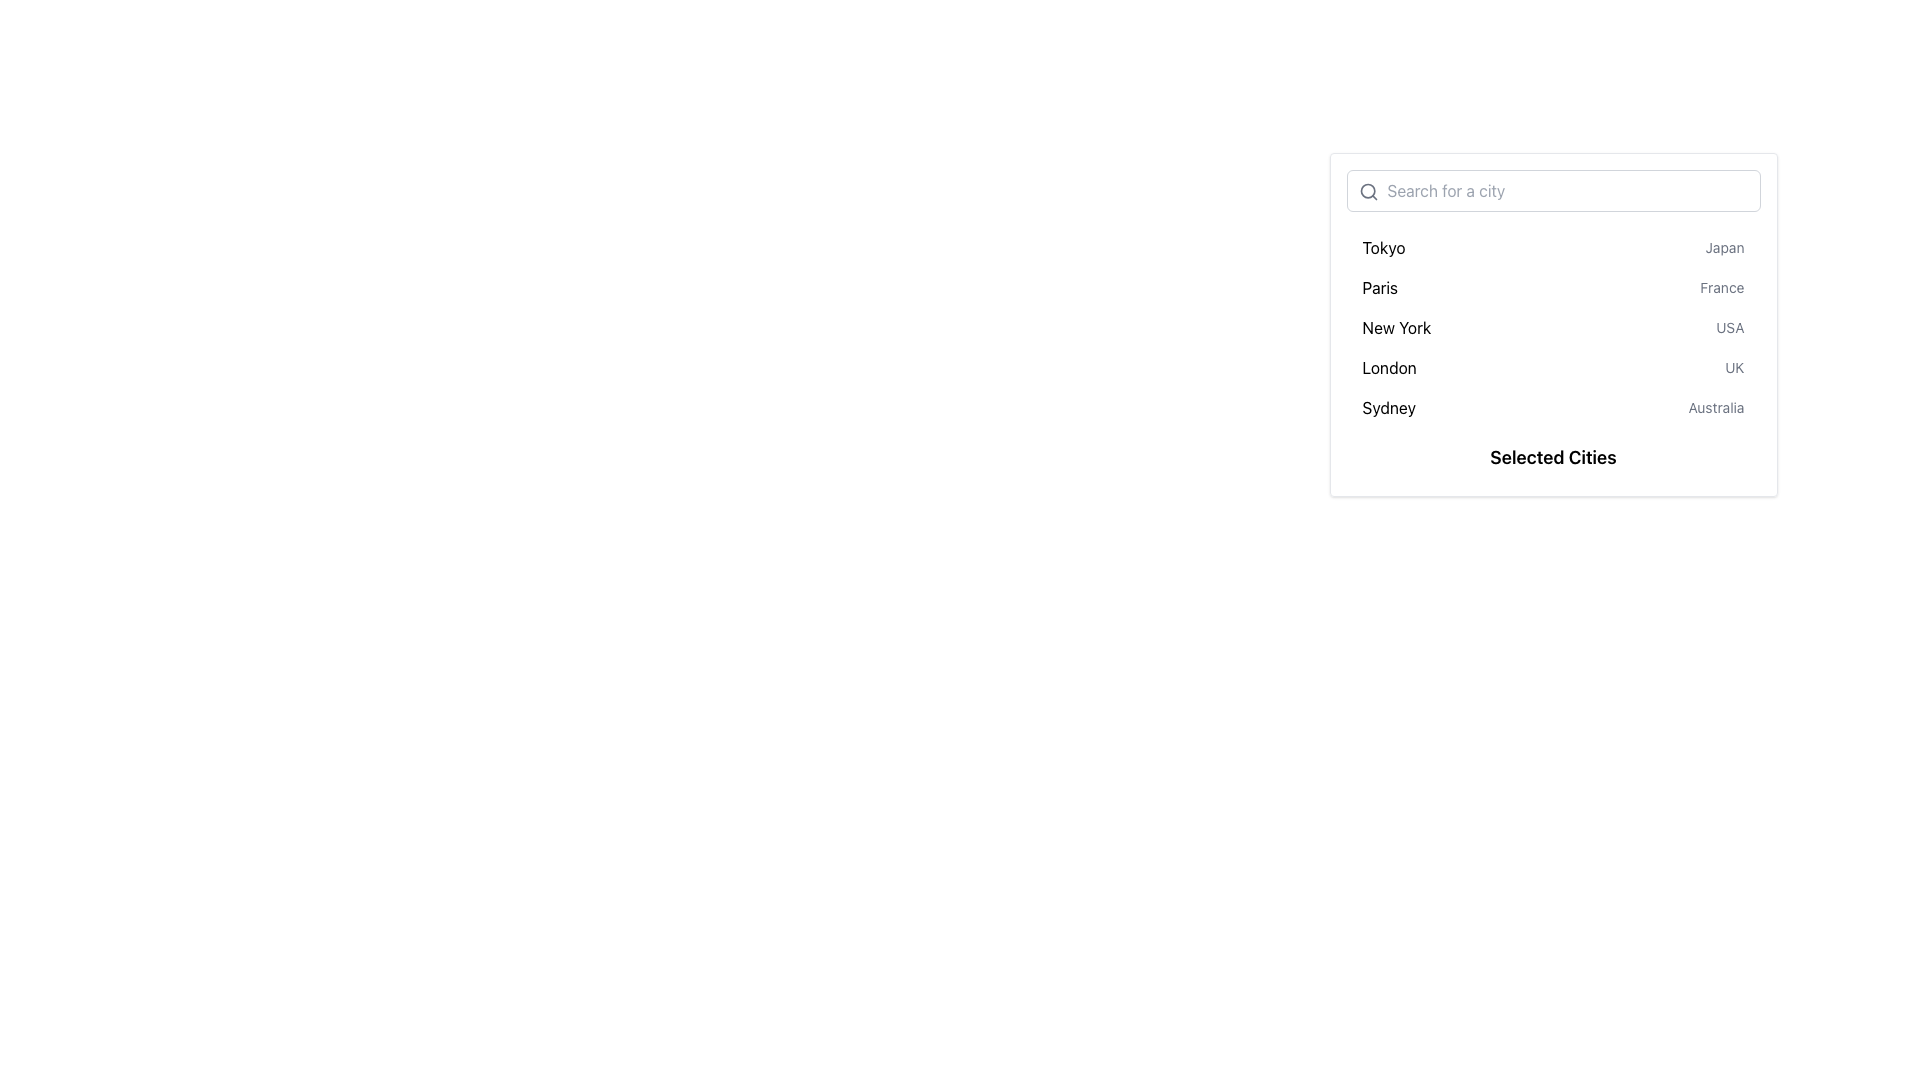 The height and width of the screenshot is (1080, 1920). Describe the element at coordinates (1552, 288) in the screenshot. I see `the interactive list item for 'Paris, France'` at that location.